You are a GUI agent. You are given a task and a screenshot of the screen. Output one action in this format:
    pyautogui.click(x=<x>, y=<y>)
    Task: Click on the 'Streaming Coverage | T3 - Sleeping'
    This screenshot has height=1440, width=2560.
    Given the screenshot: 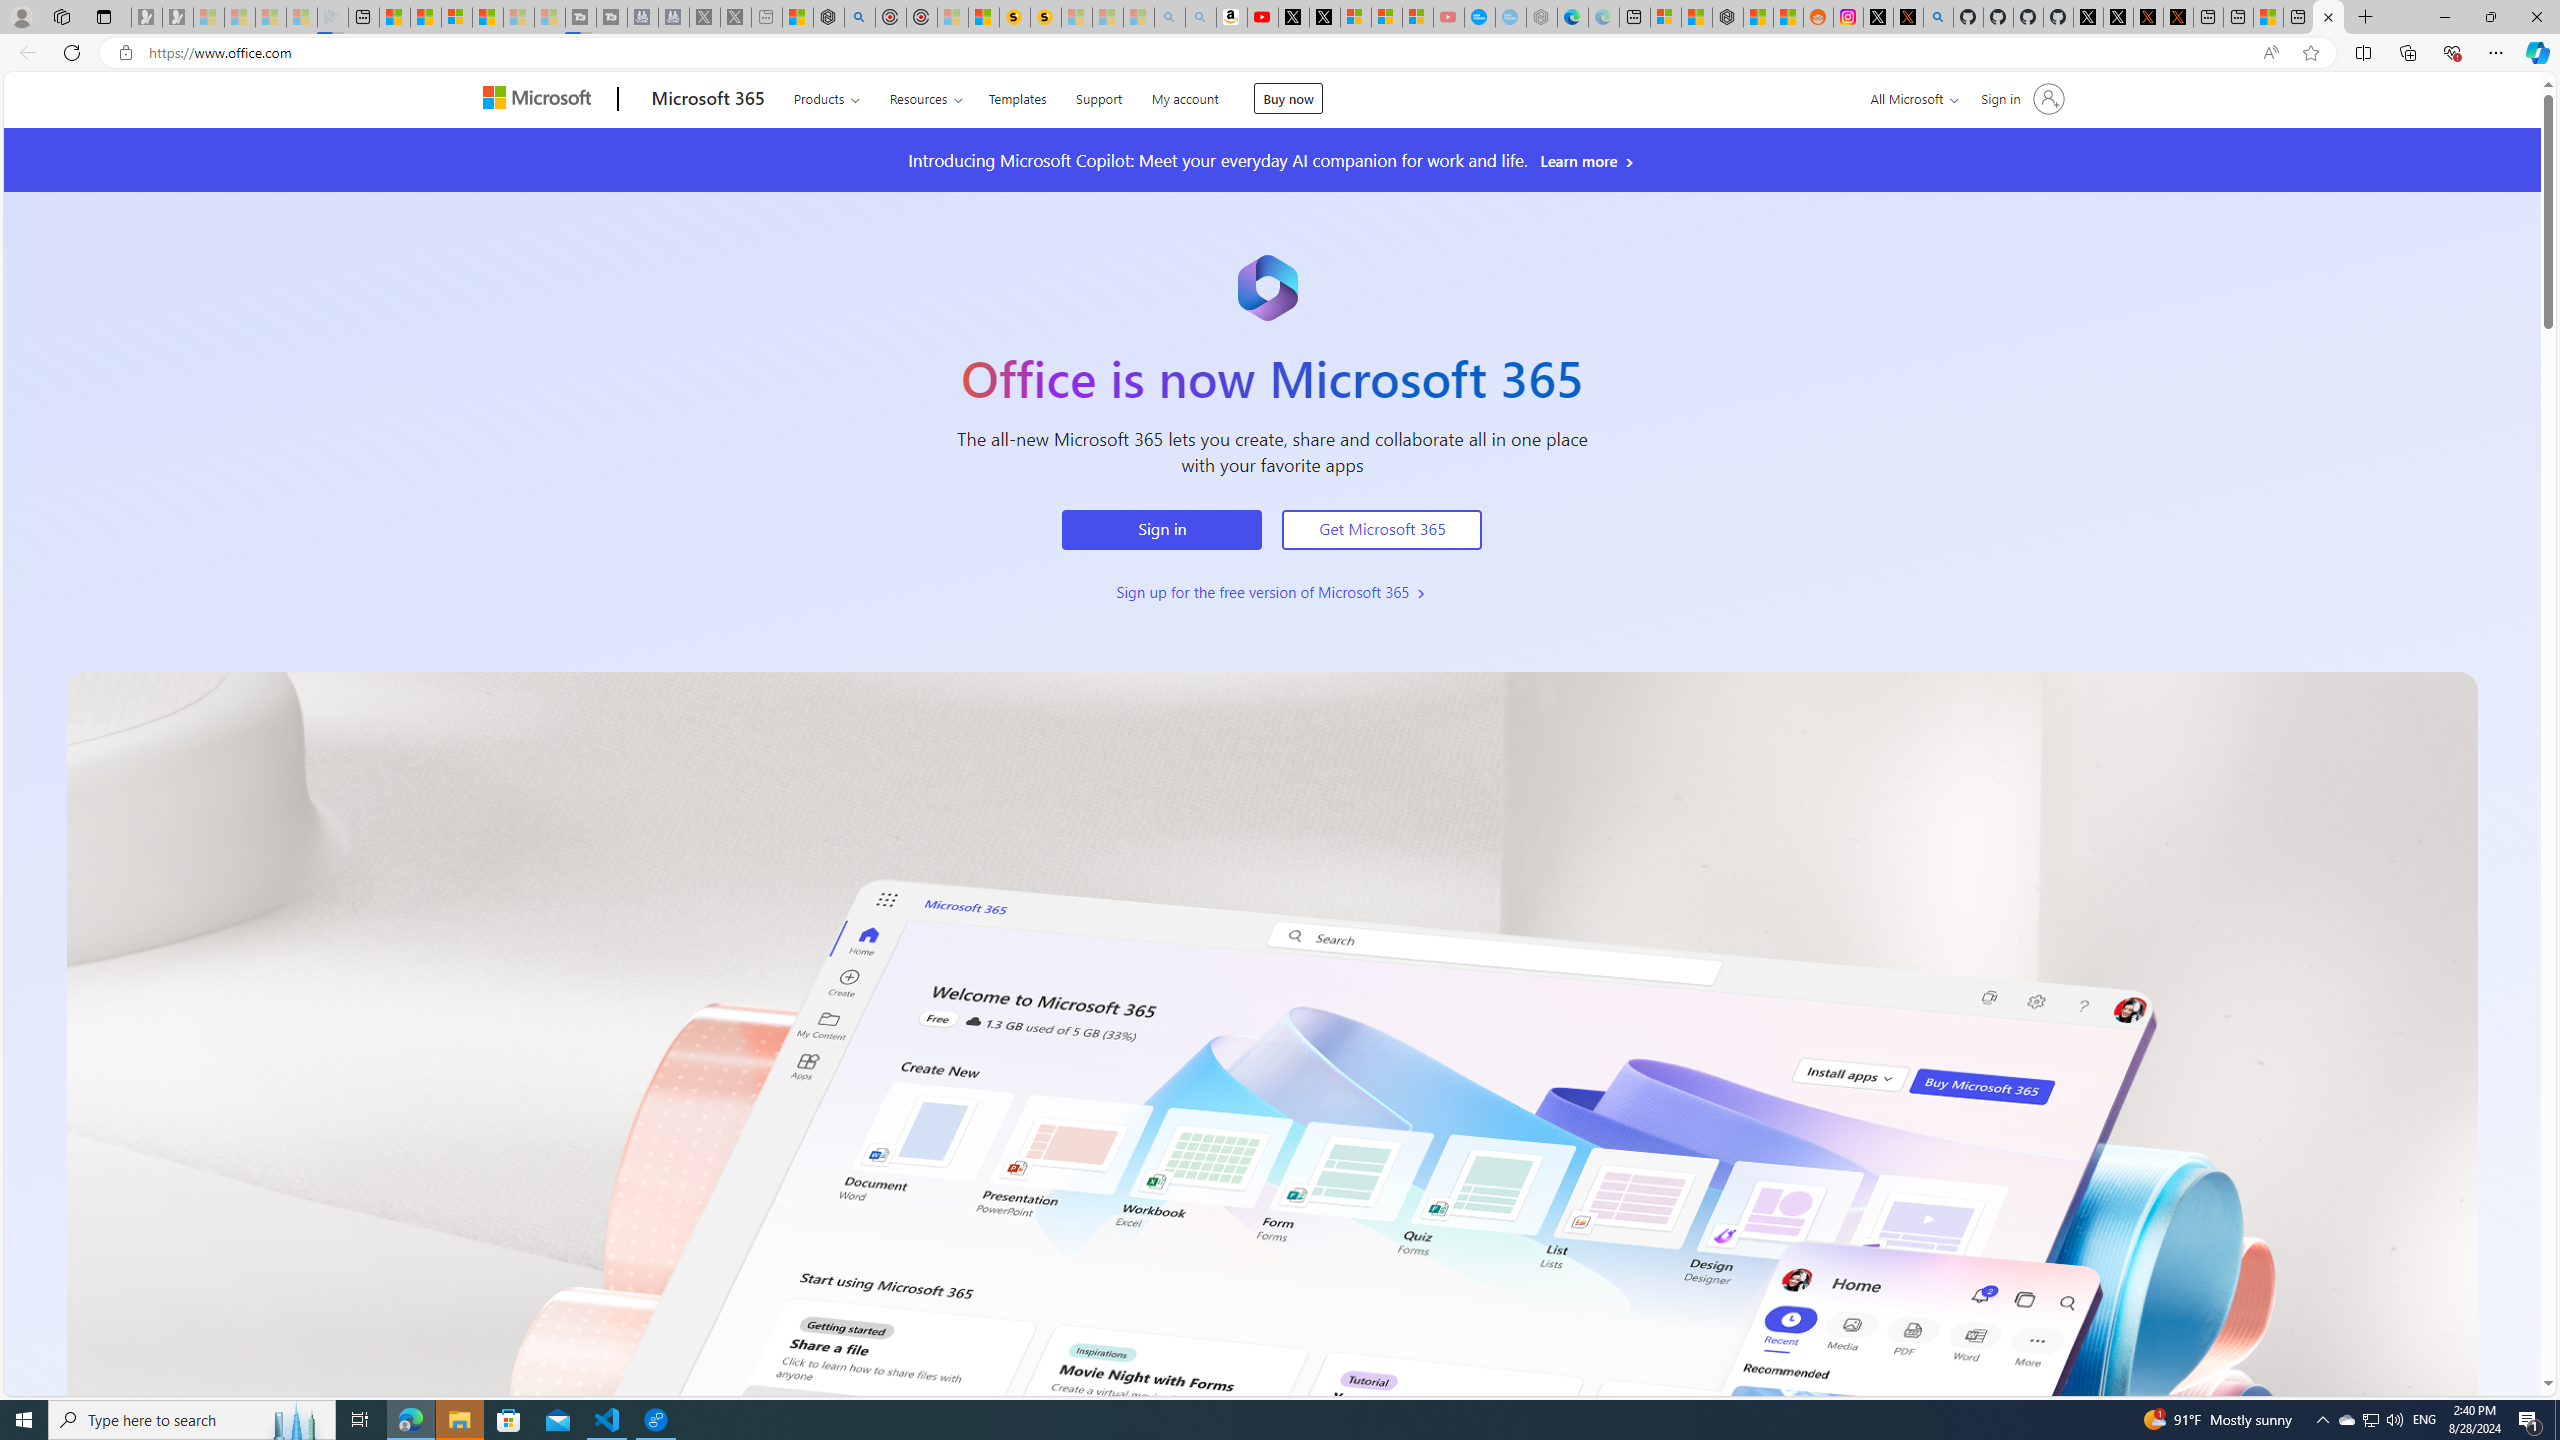 What is the action you would take?
    pyautogui.click(x=580, y=16)
    